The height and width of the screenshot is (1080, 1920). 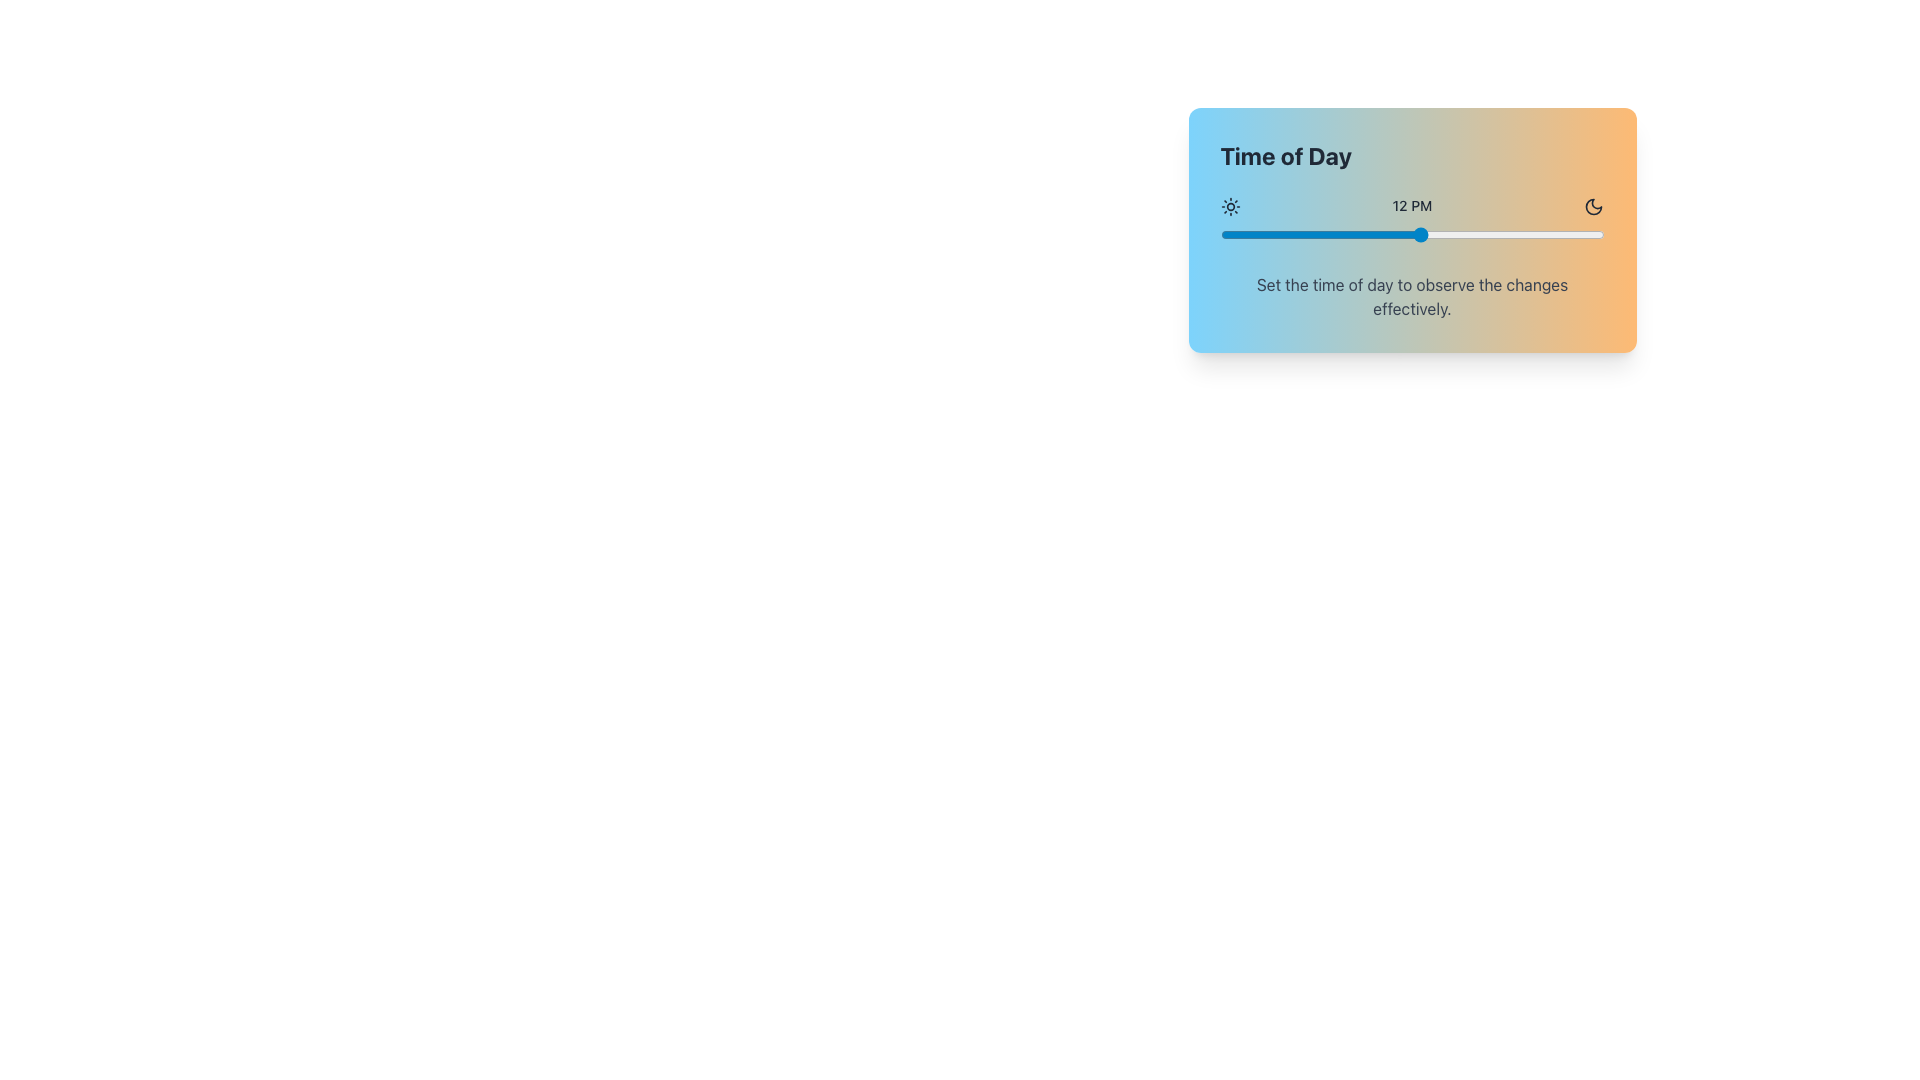 I want to click on the slider value, so click(x=1586, y=234).